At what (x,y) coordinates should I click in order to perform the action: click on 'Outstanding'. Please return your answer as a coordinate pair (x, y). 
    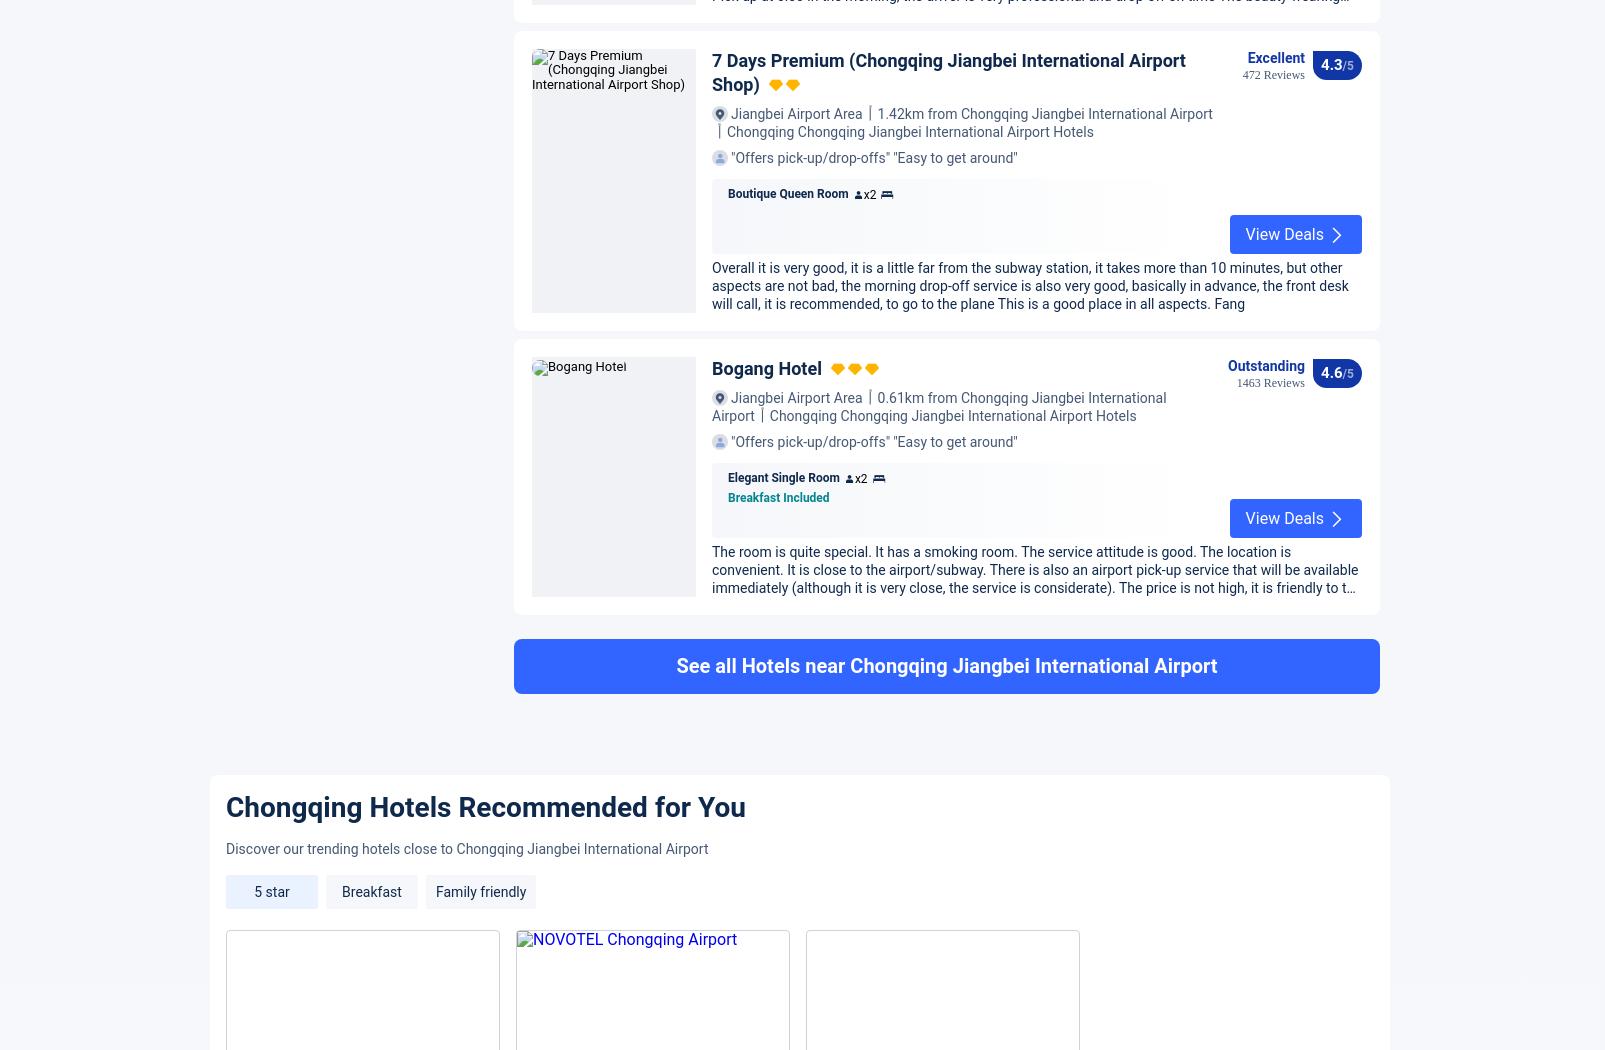
    Looking at the image, I should click on (1265, 882).